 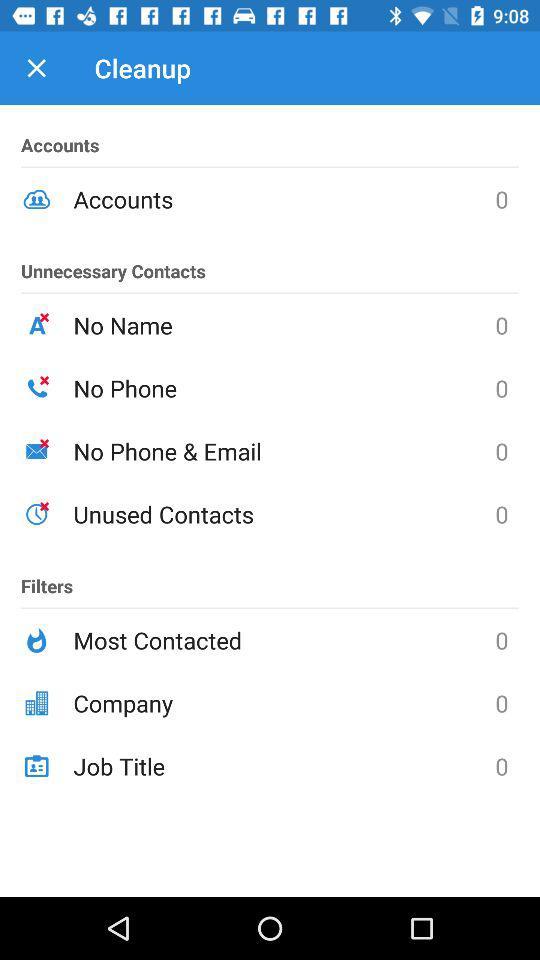 What do you see at coordinates (36, 68) in the screenshot?
I see `item to the left of the cleanup icon` at bounding box center [36, 68].